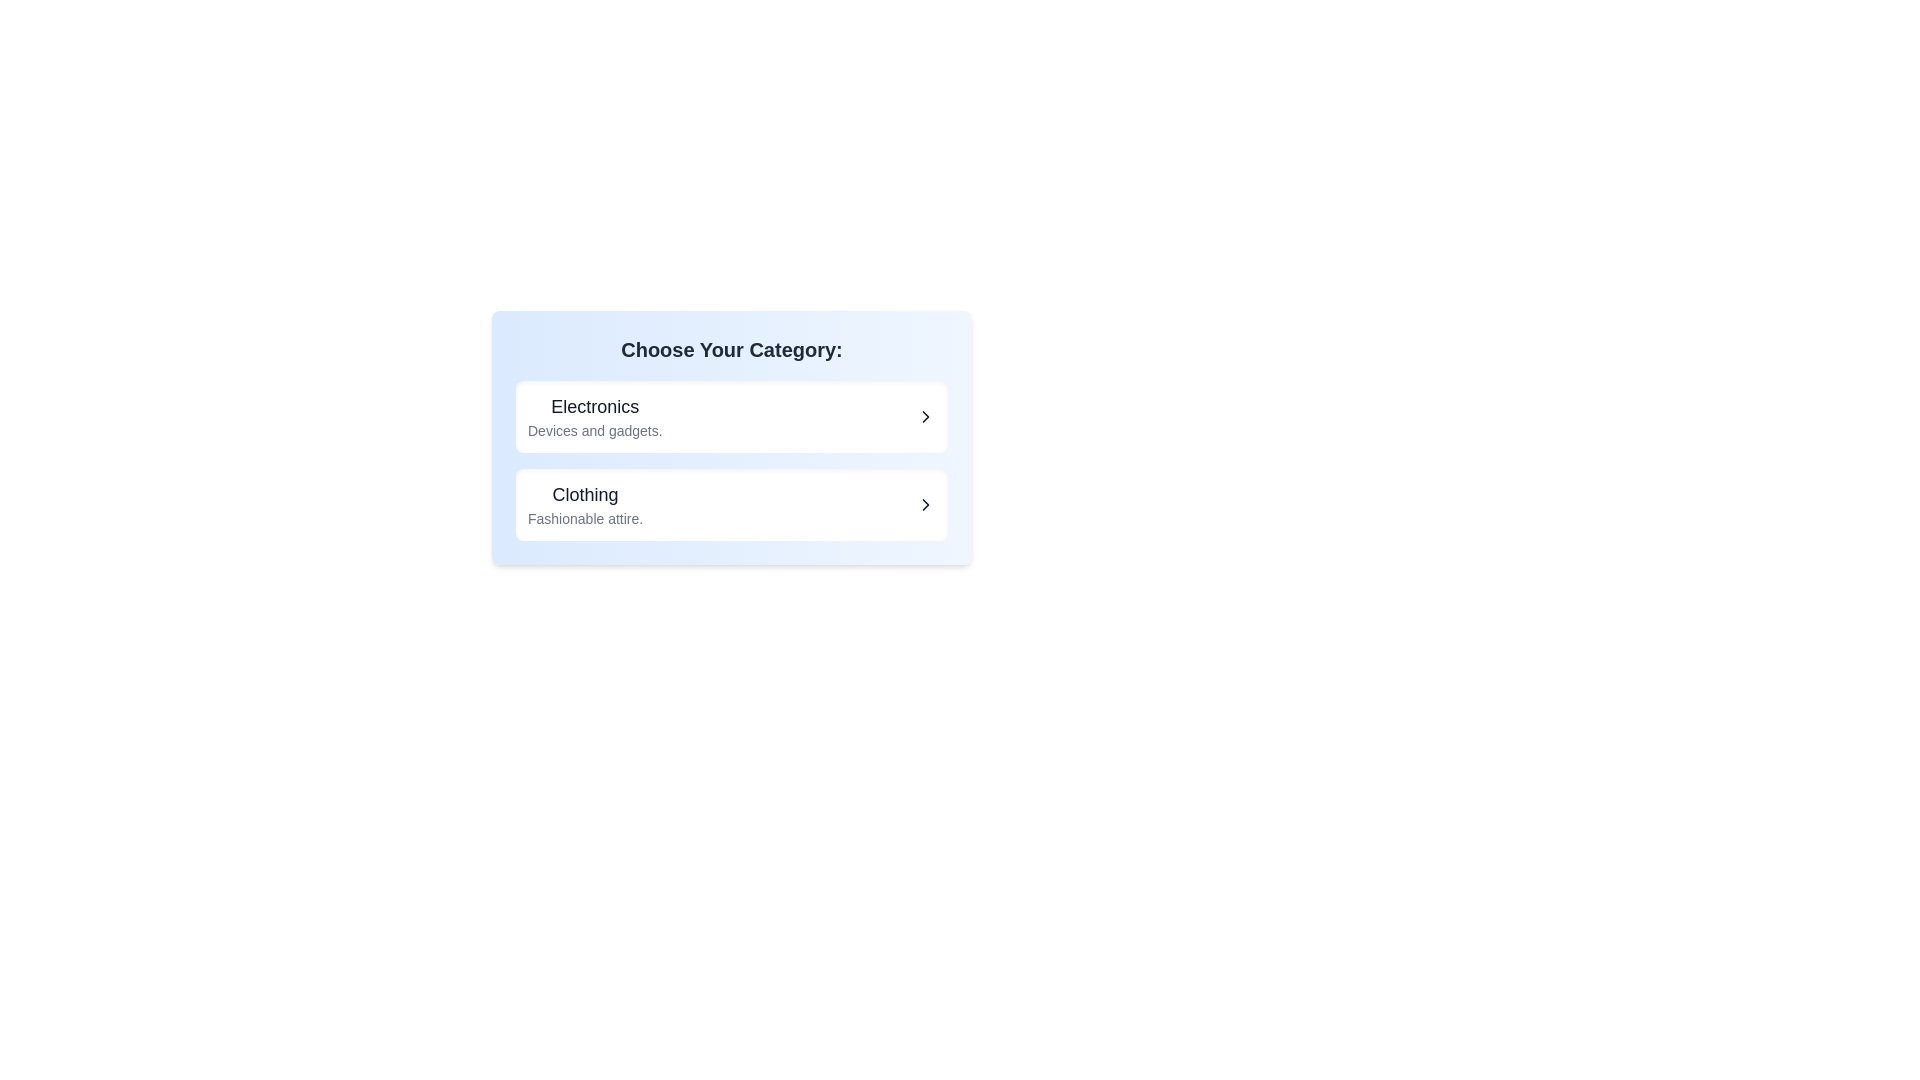 This screenshot has height=1080, width=1920. Describe the element at coordinates (594, 430) in the screenshot. I see `text label displaying 'Devices and gadgets.' which is positioned beneath the title 'Electronics' in the categorized list of elements` at that location.